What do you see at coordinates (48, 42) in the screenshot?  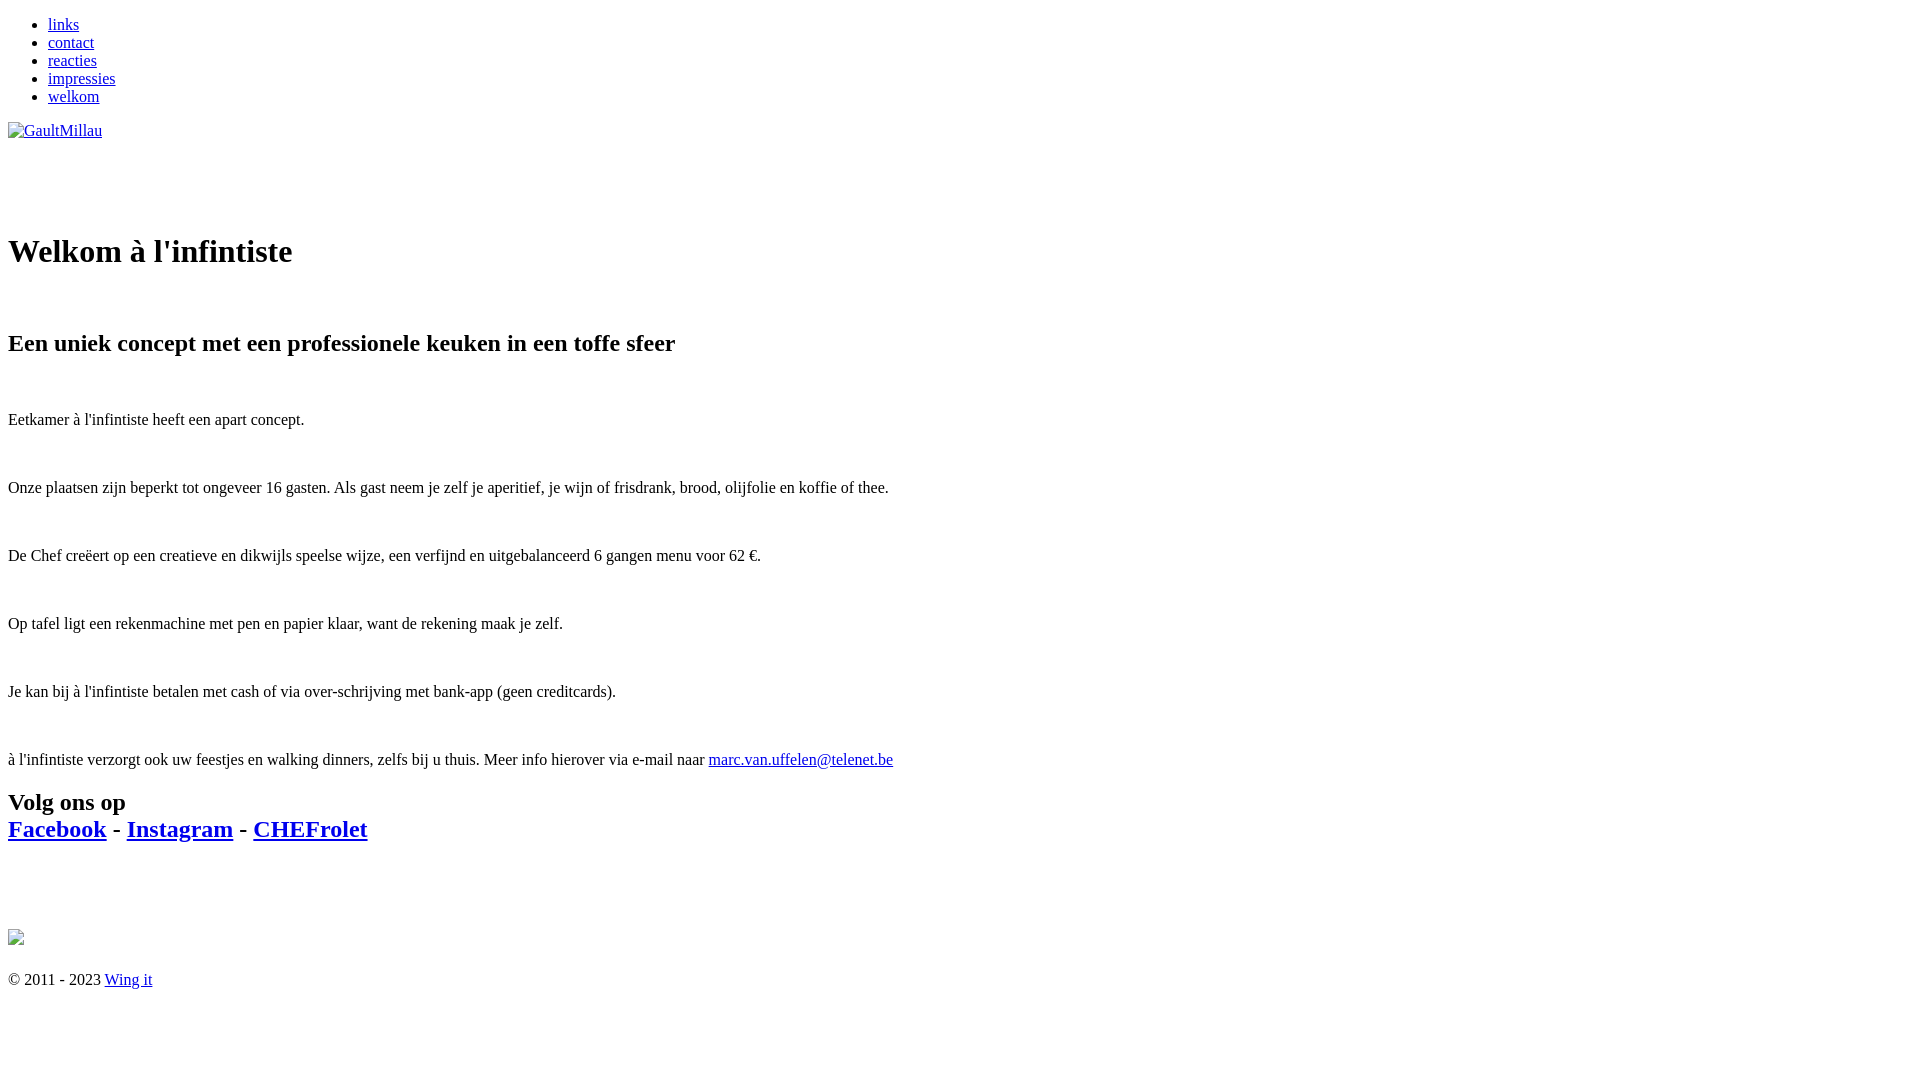 I see `'contact'` at bounding box center [48, 42].